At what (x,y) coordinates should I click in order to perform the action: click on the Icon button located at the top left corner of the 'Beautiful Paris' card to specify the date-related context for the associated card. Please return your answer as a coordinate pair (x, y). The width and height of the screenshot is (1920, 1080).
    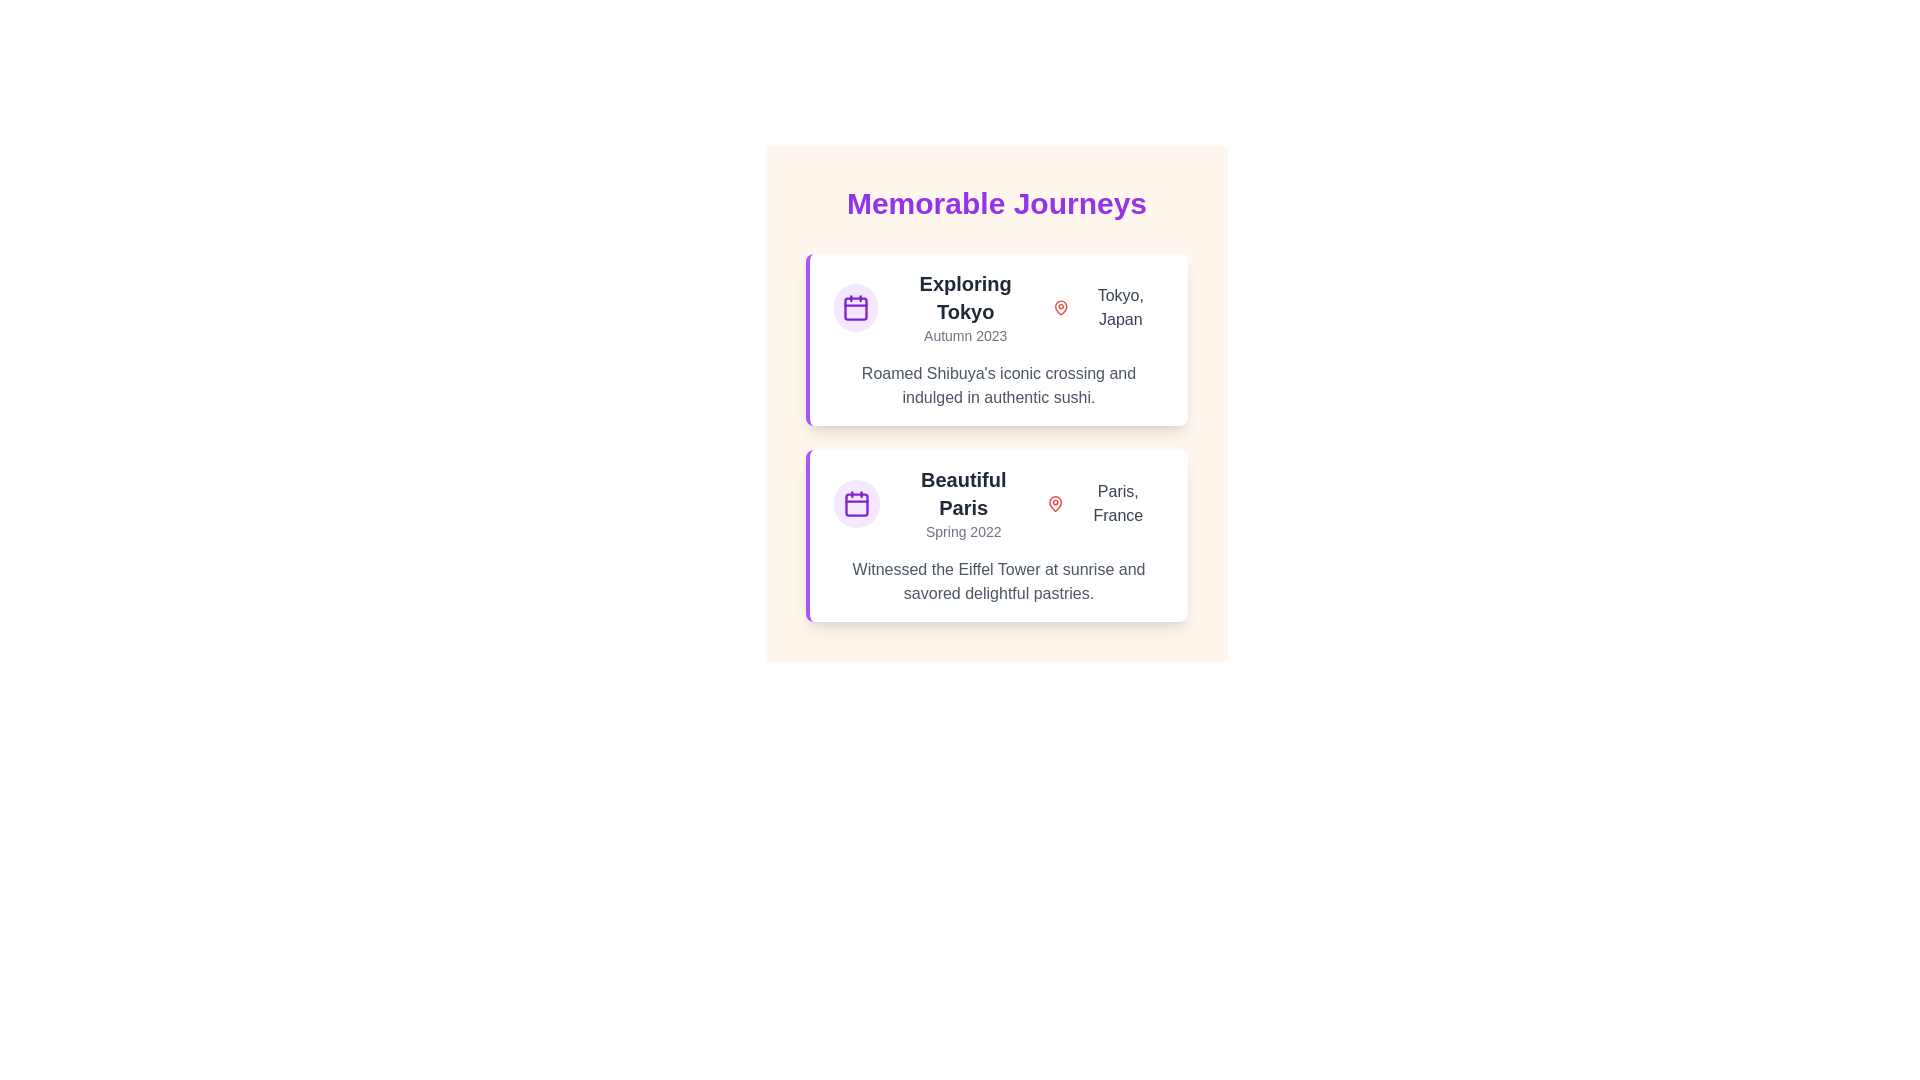
    Looking at the image, I should click on (857, 503).